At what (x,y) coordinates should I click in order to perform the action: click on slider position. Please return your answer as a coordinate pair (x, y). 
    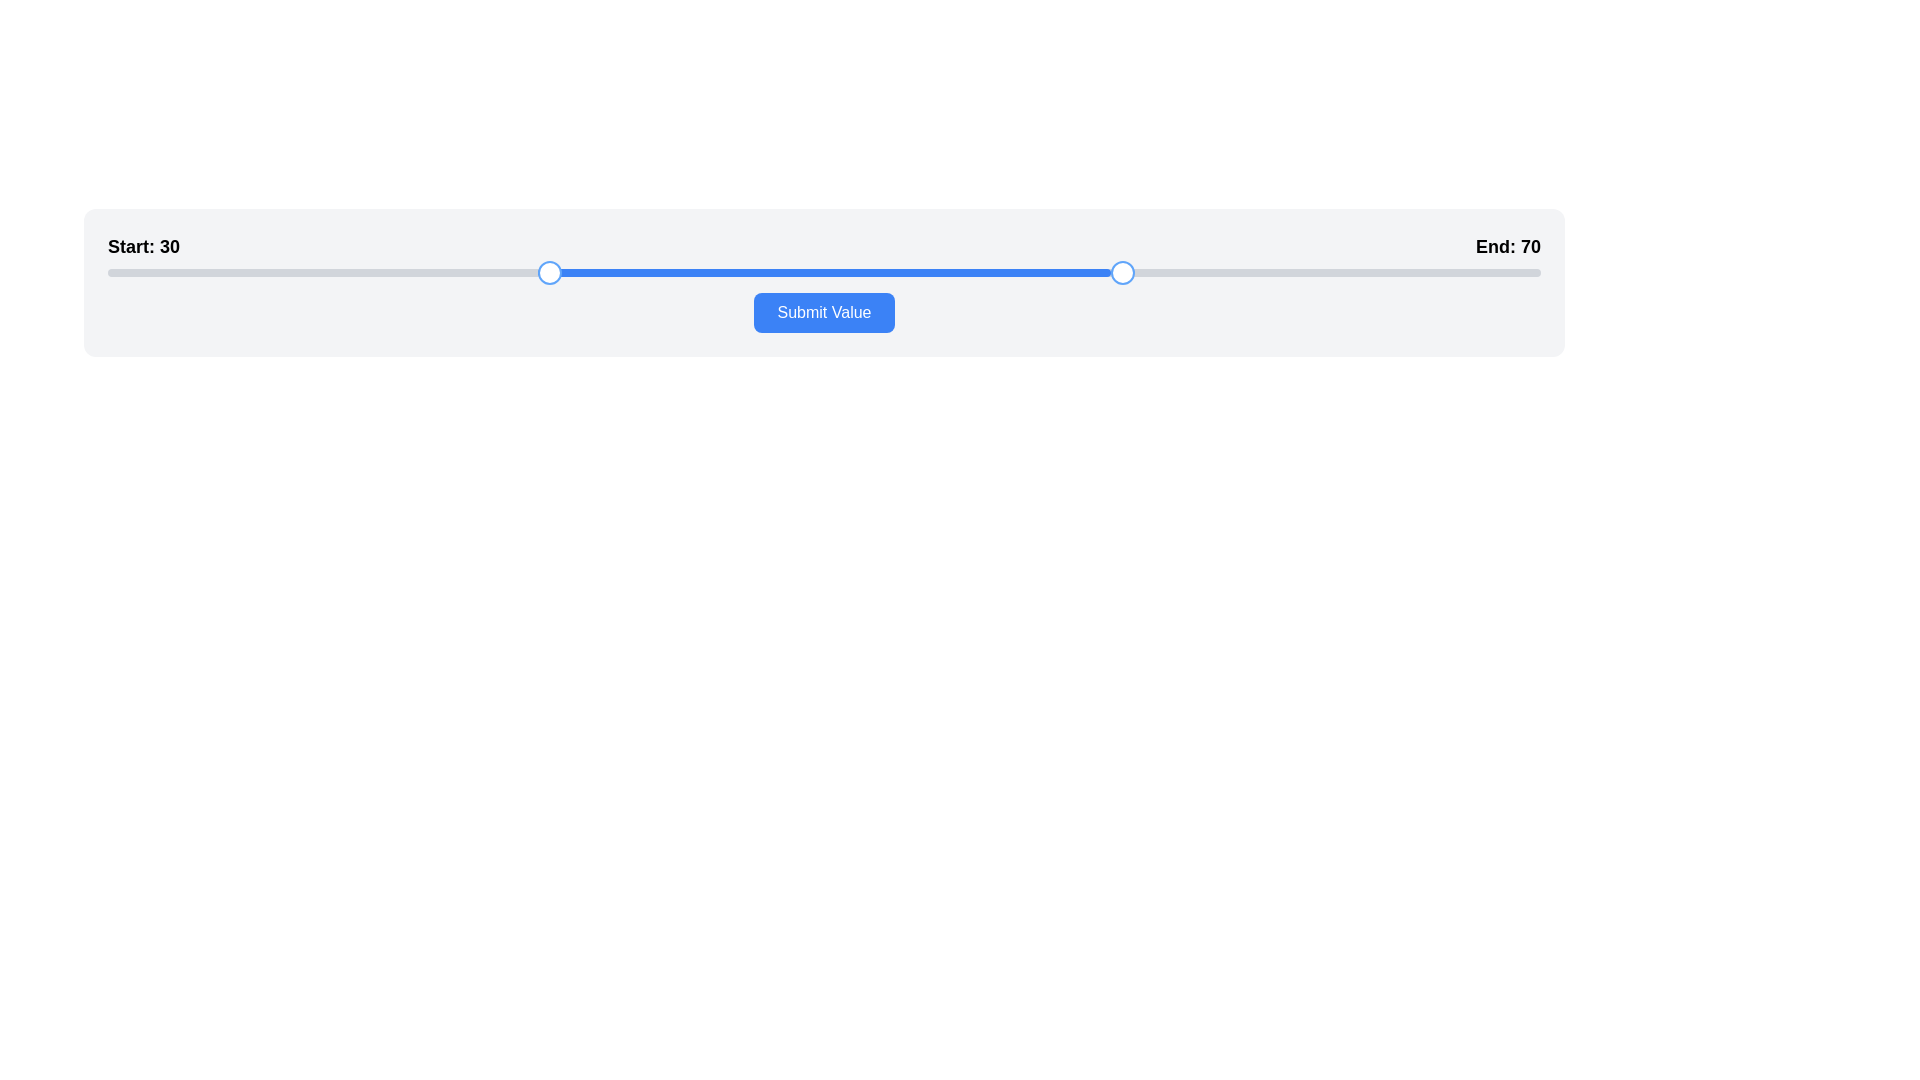
    Looking at the image, I should click on (314, 273).